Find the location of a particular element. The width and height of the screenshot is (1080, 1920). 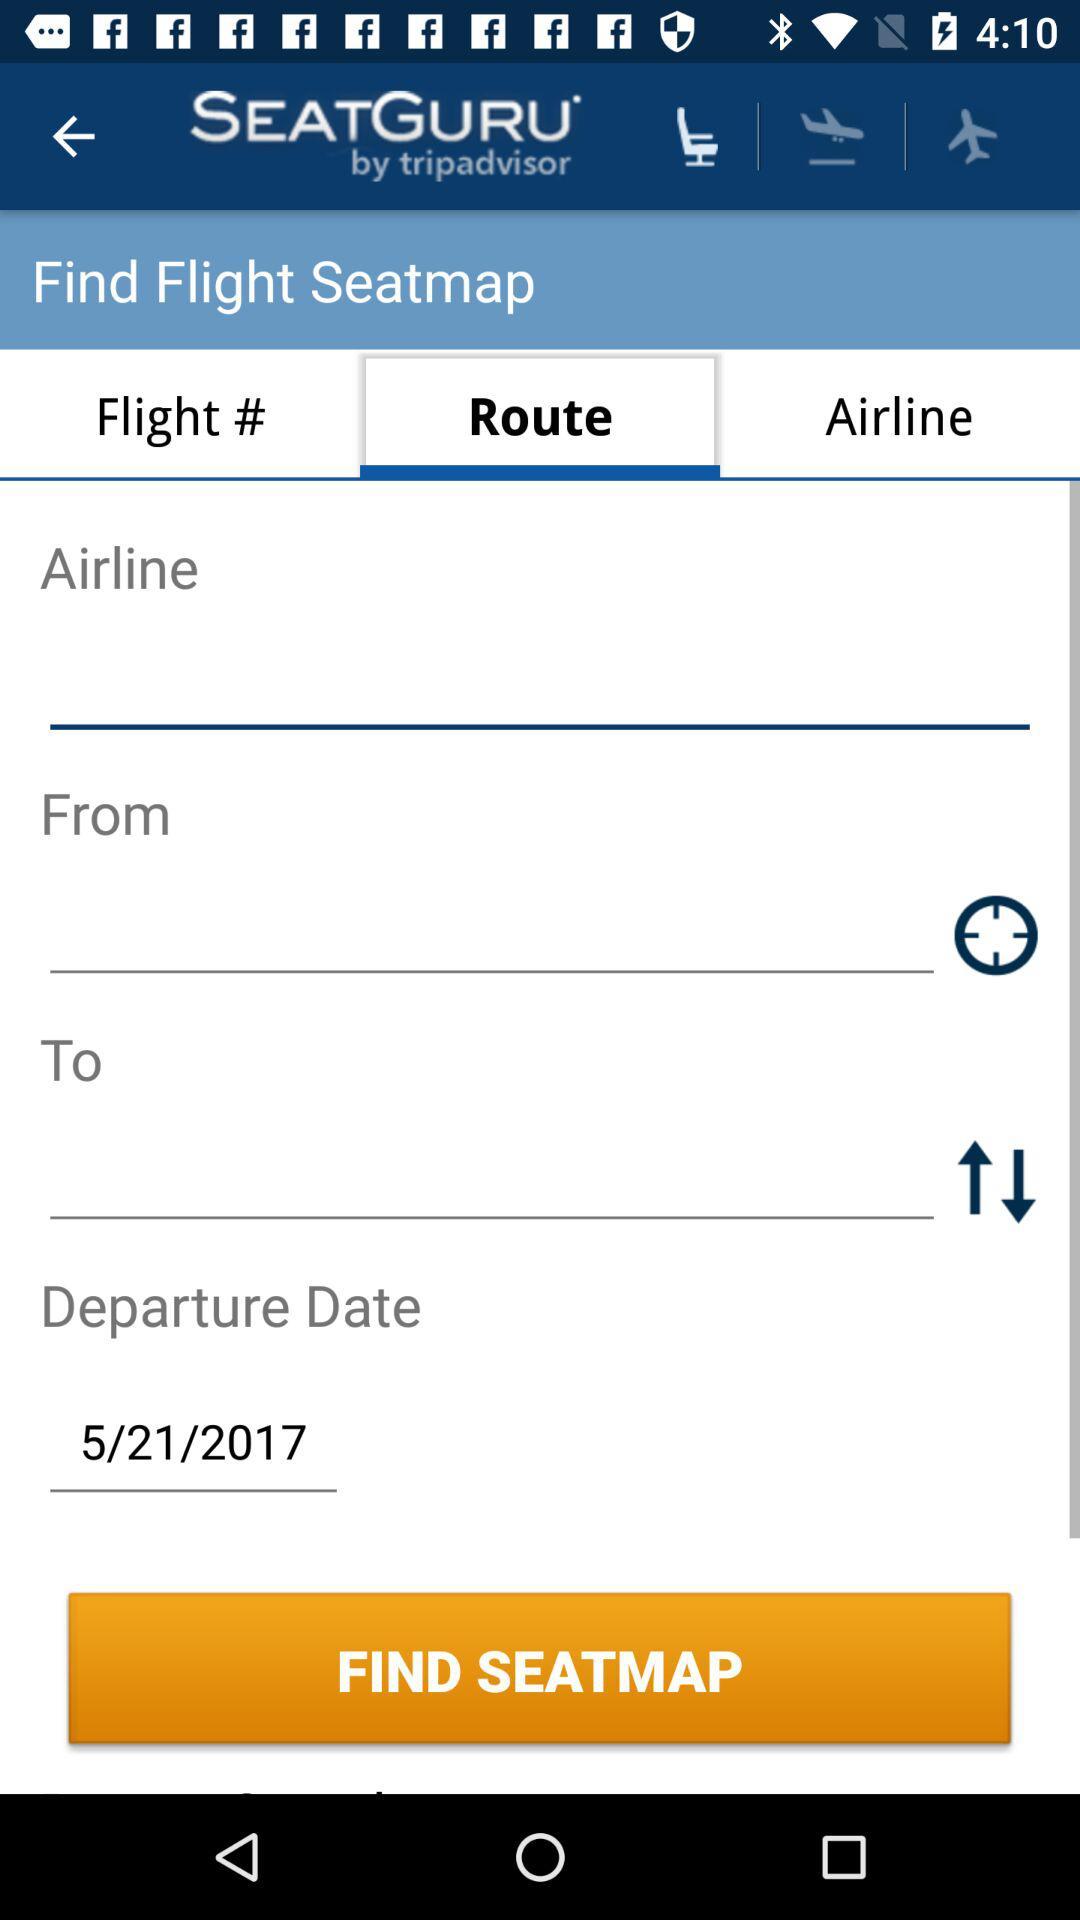

destiny blank bar is located at coordinates (492, 1181).